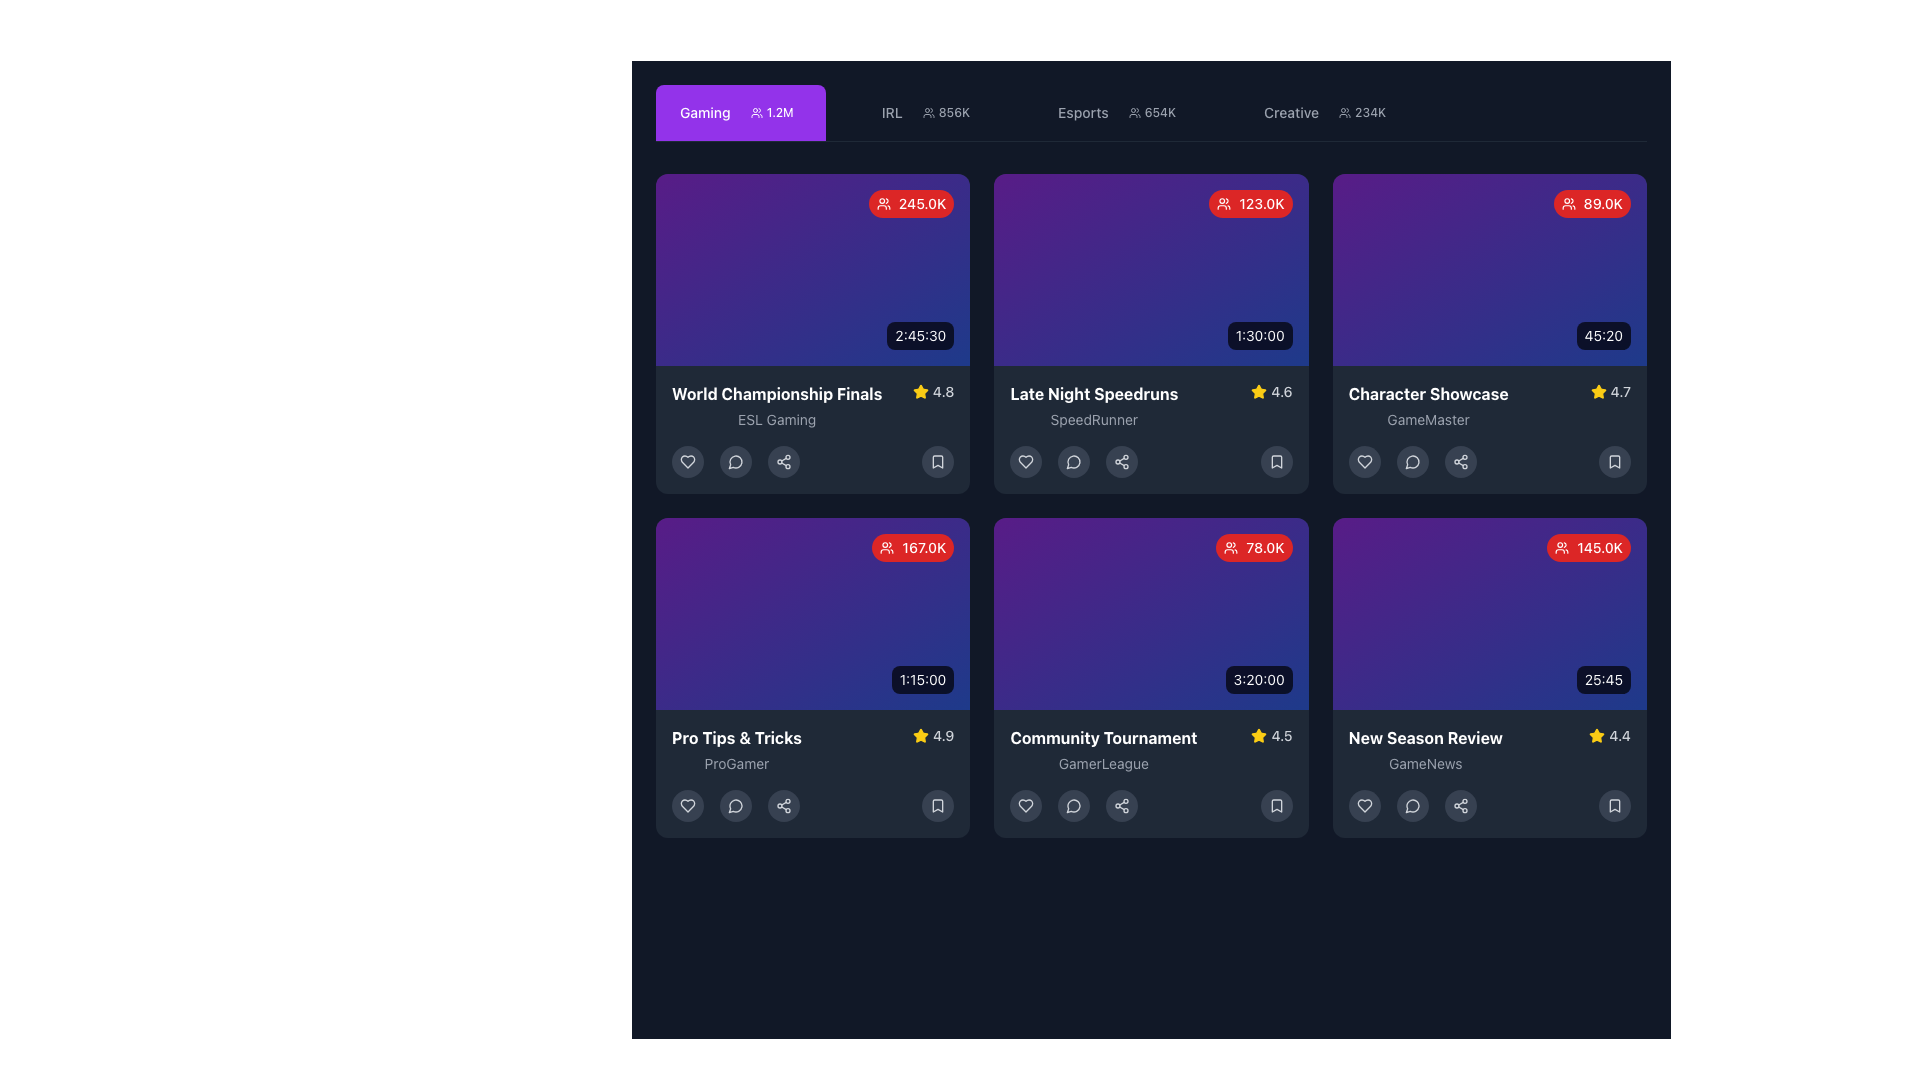 This screenshot has width=1920, height=1080. I want to click on the heart button, which is the first button in a row of circular buttons below the 'New Season Review' content, to indicate interest in the content, so click(1363, 805).